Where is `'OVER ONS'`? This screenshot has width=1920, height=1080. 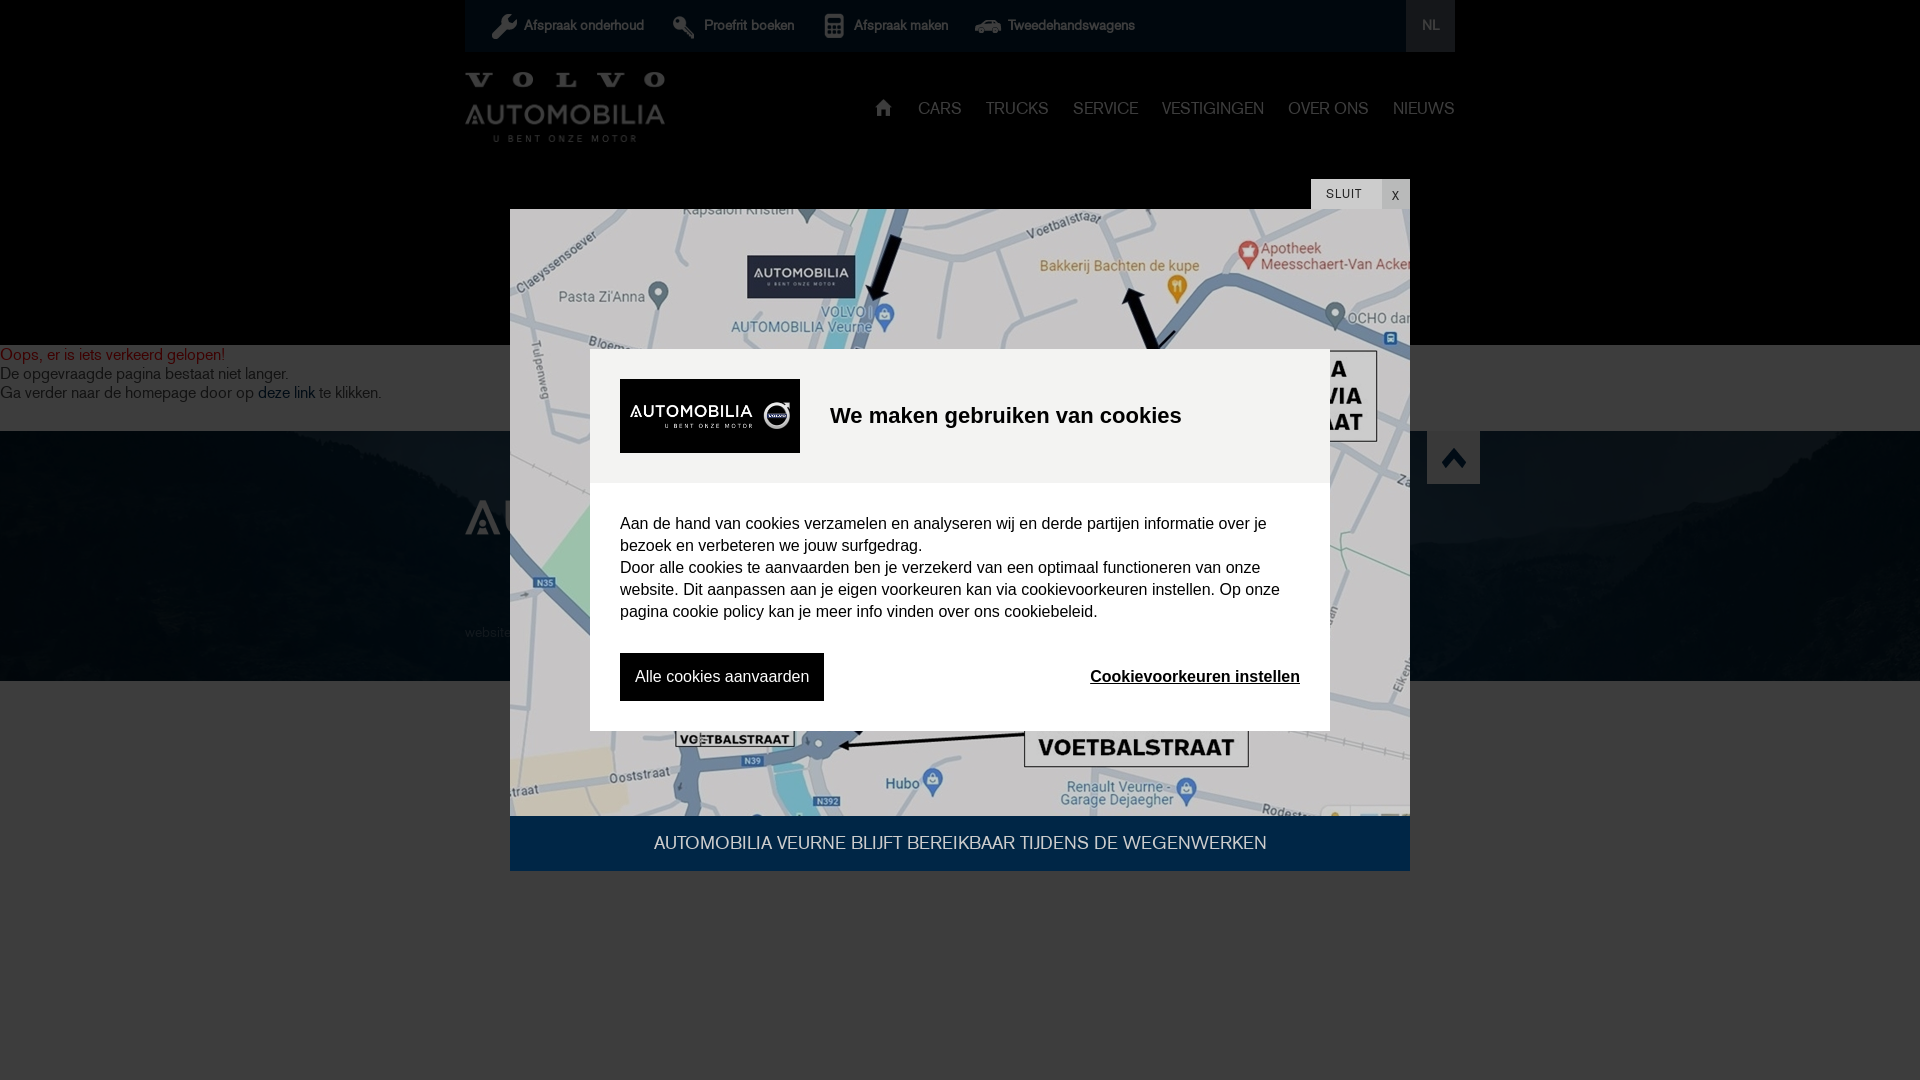 'OVER ONS' is located at coordinates (1328, 112).